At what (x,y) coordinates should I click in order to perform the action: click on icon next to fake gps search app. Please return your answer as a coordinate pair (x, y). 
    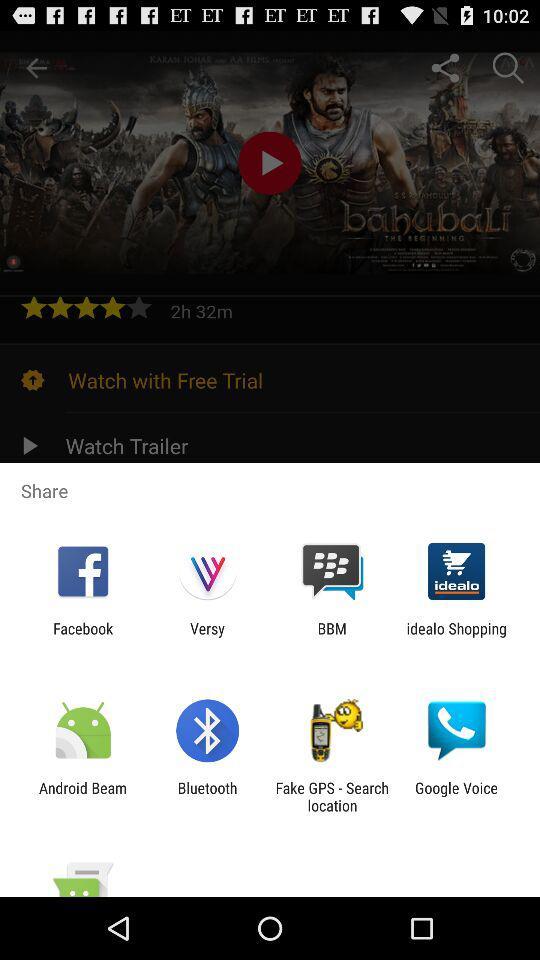
    Looking at the image, I should click on (456, 796).